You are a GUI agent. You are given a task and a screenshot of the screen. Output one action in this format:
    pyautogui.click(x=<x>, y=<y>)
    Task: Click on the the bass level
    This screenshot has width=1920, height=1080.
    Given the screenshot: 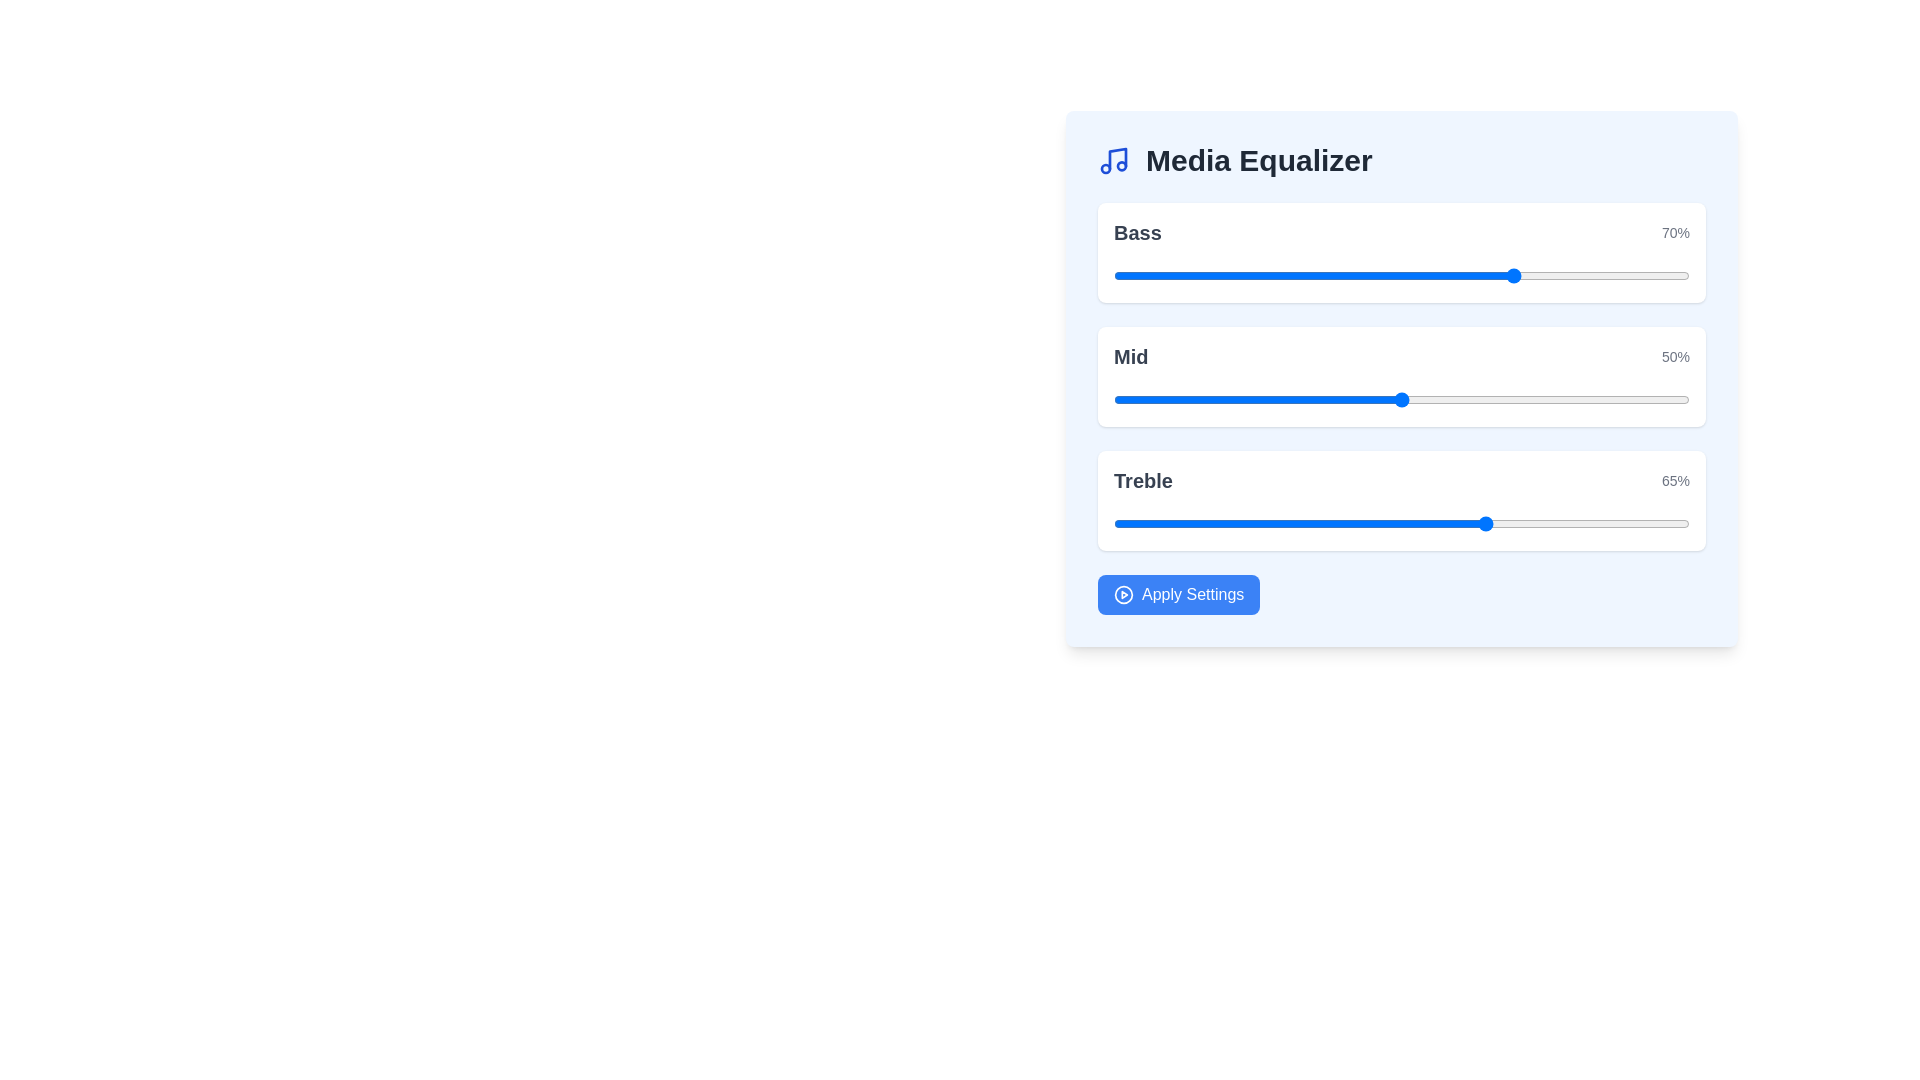 What is the action you would take?
    pyautogui.click(x=1251, y=276)
    